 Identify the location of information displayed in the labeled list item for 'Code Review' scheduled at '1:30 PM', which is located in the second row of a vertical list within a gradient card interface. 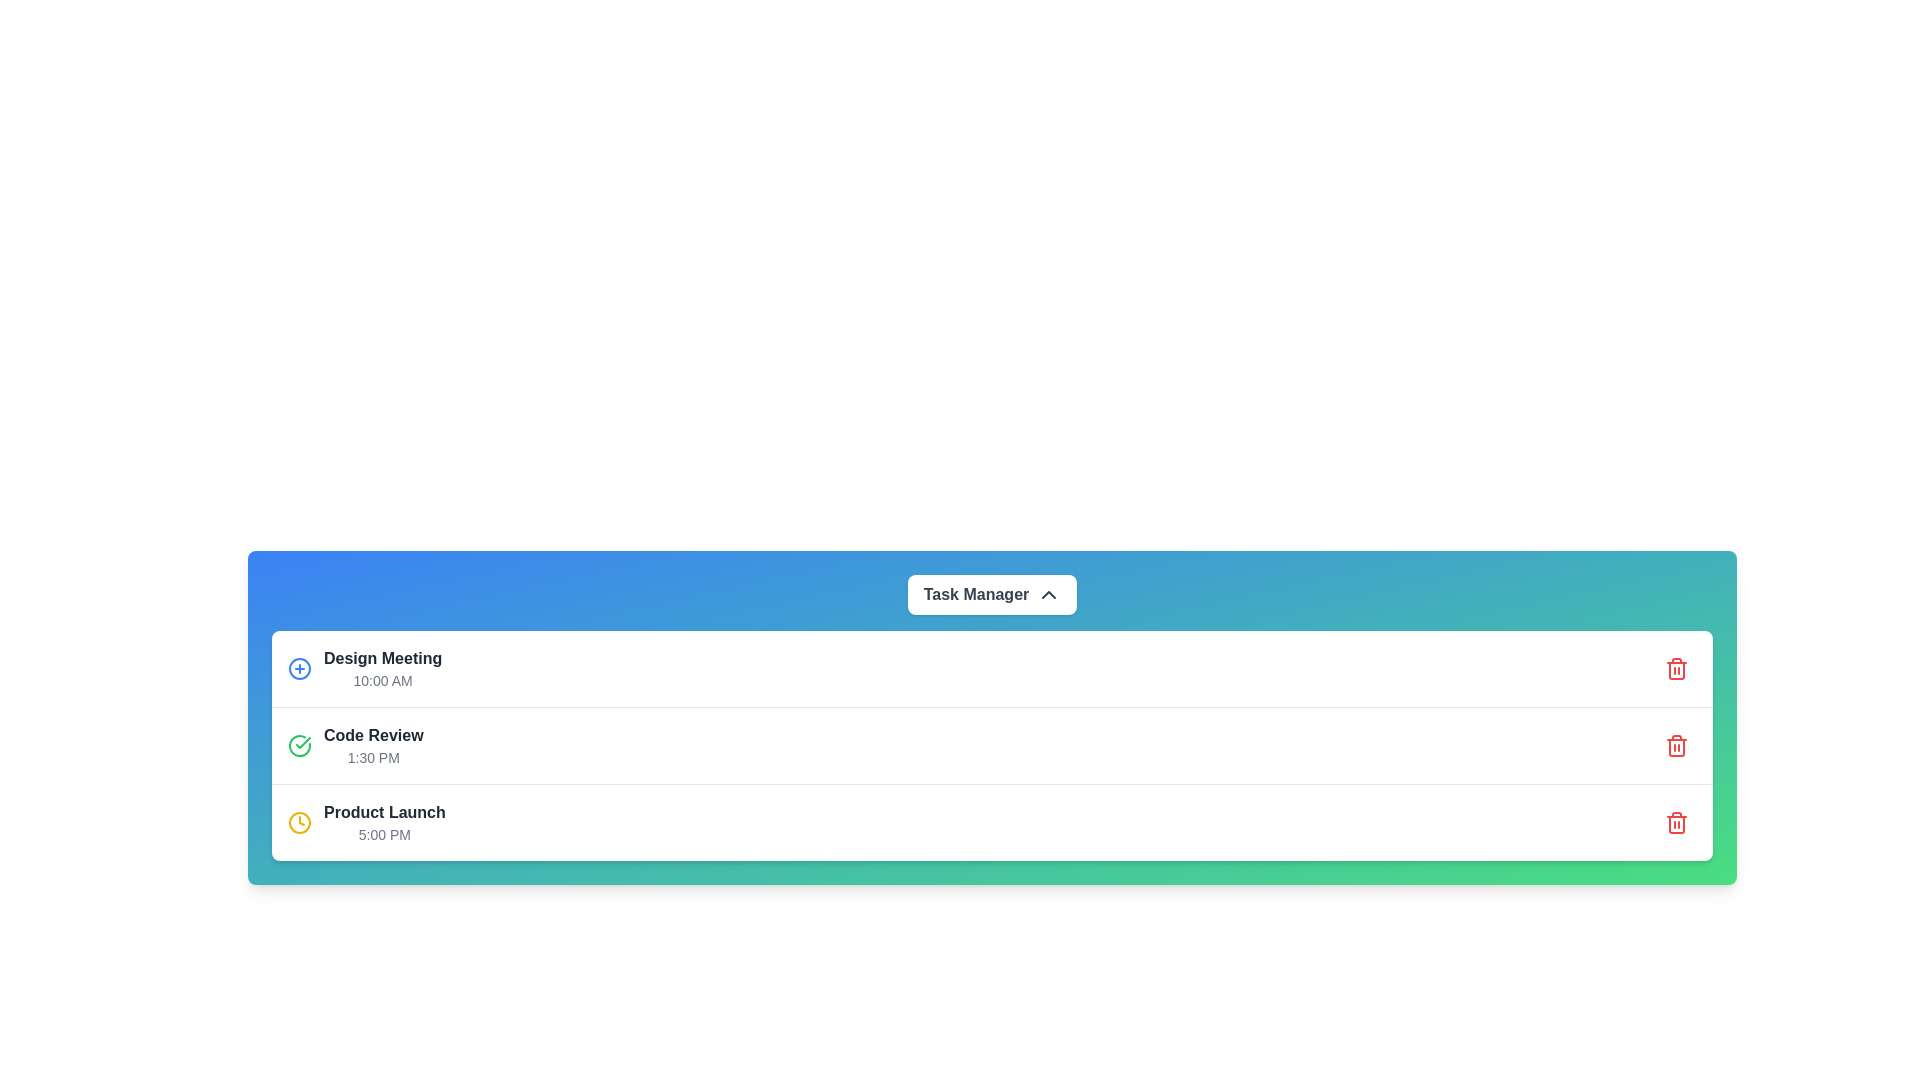
(355, 745).